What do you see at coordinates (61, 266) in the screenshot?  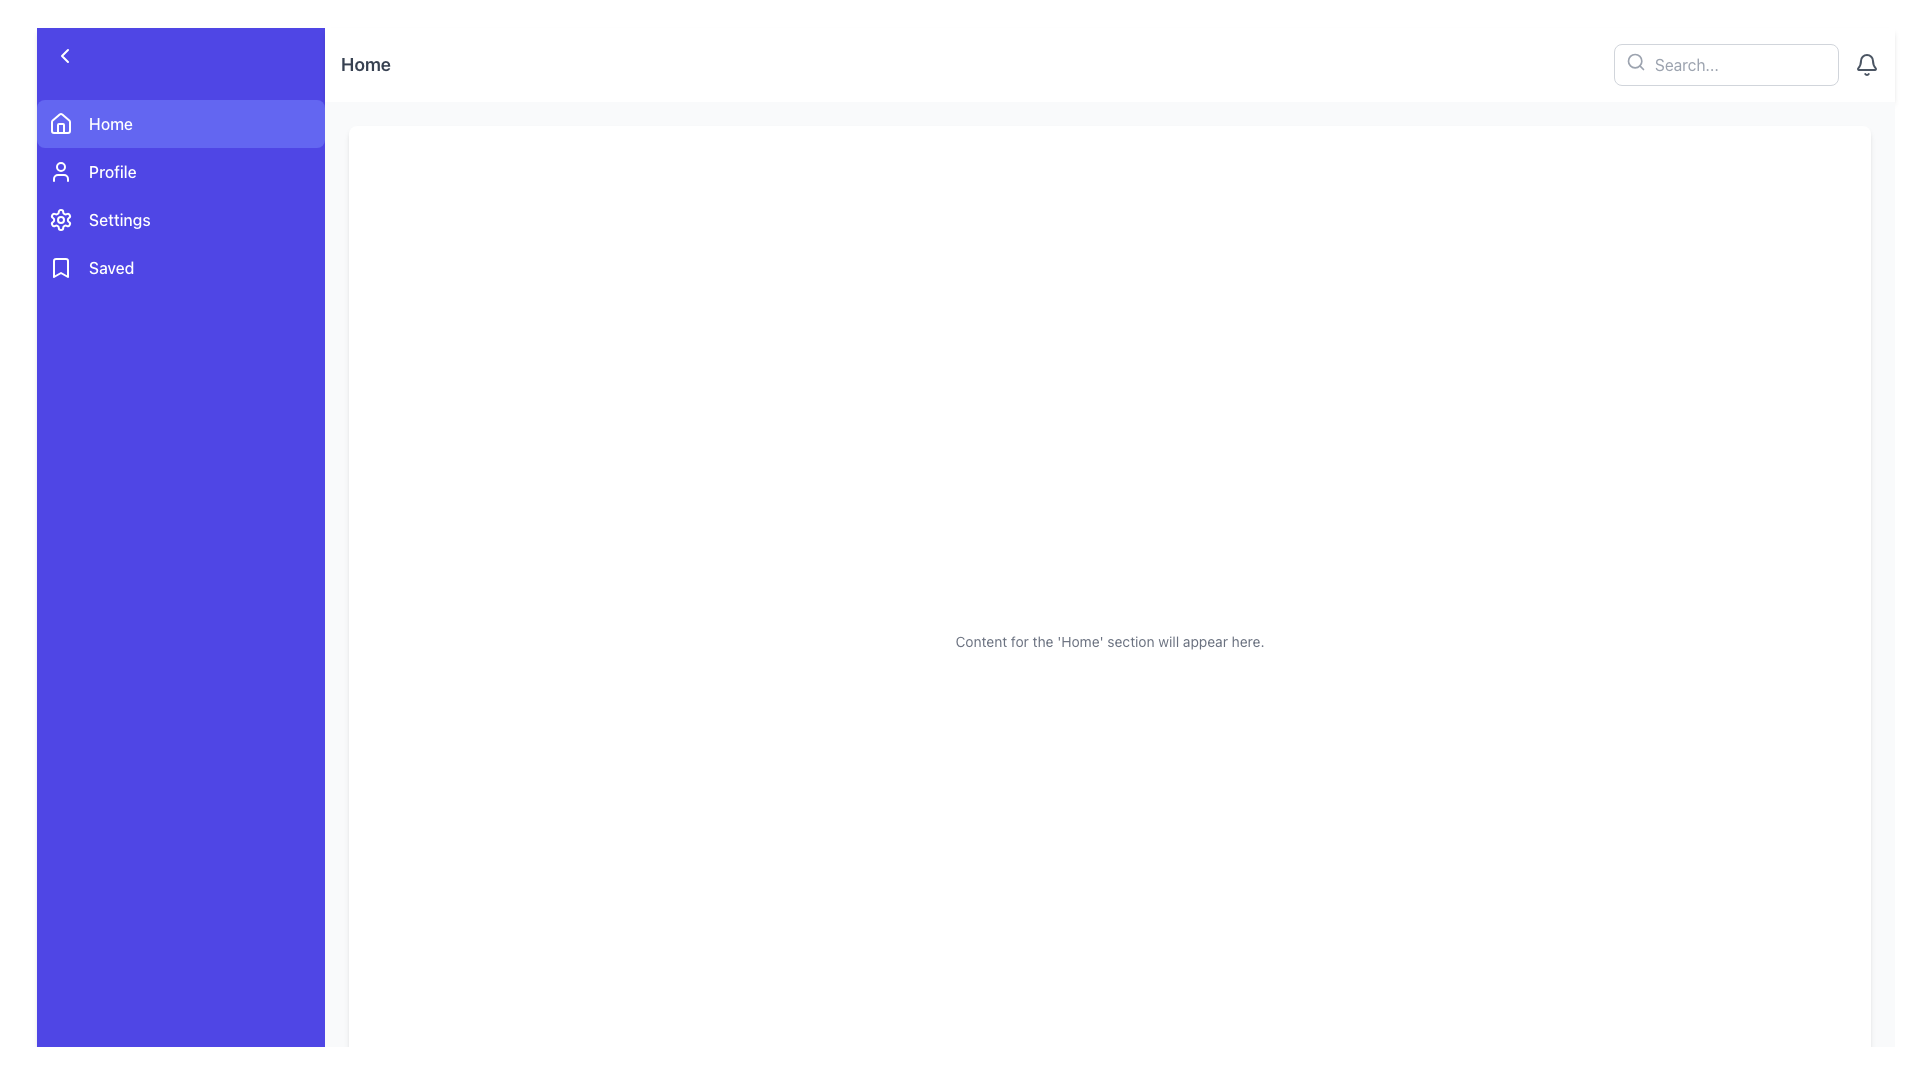 I see `the bookmark-style icon representing the 'Saved' menu option if it is selectable` at bounding box center [61, 266].